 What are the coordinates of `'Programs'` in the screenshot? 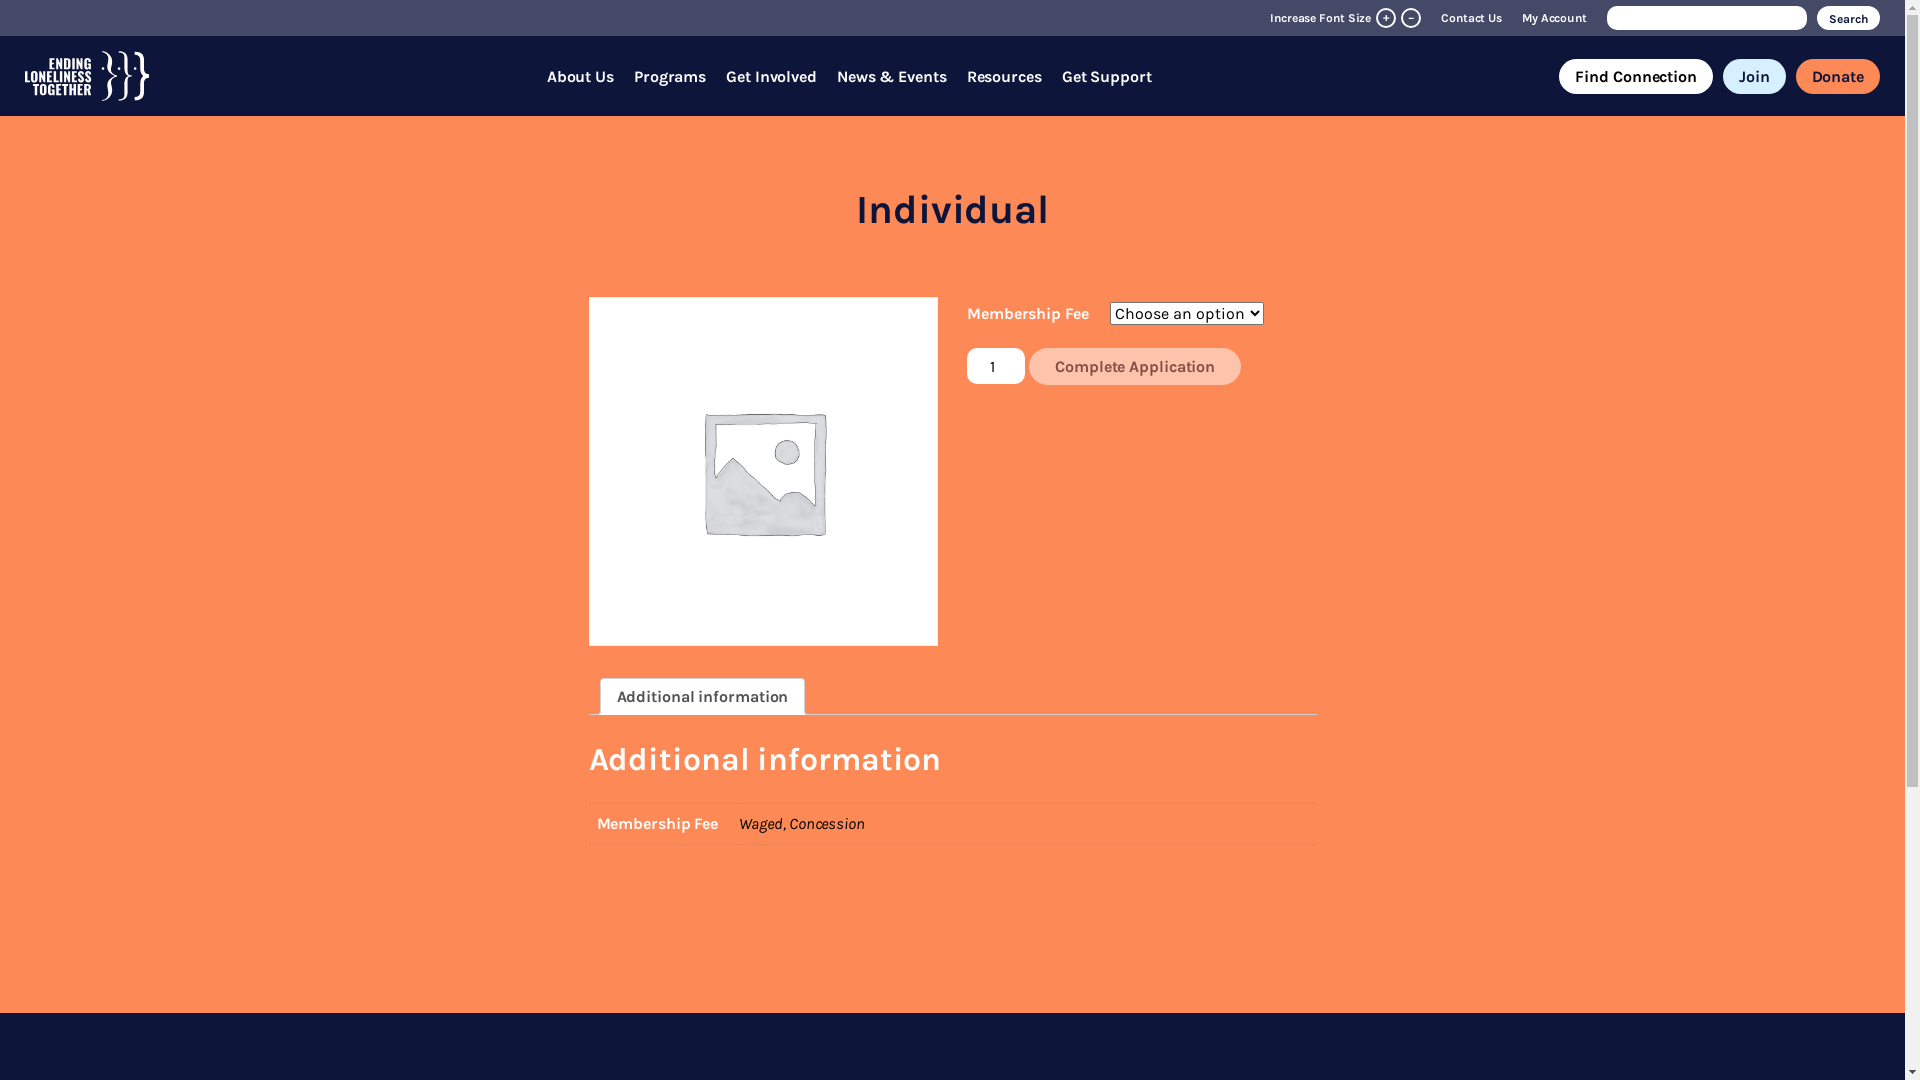 It's located at (670, 74).